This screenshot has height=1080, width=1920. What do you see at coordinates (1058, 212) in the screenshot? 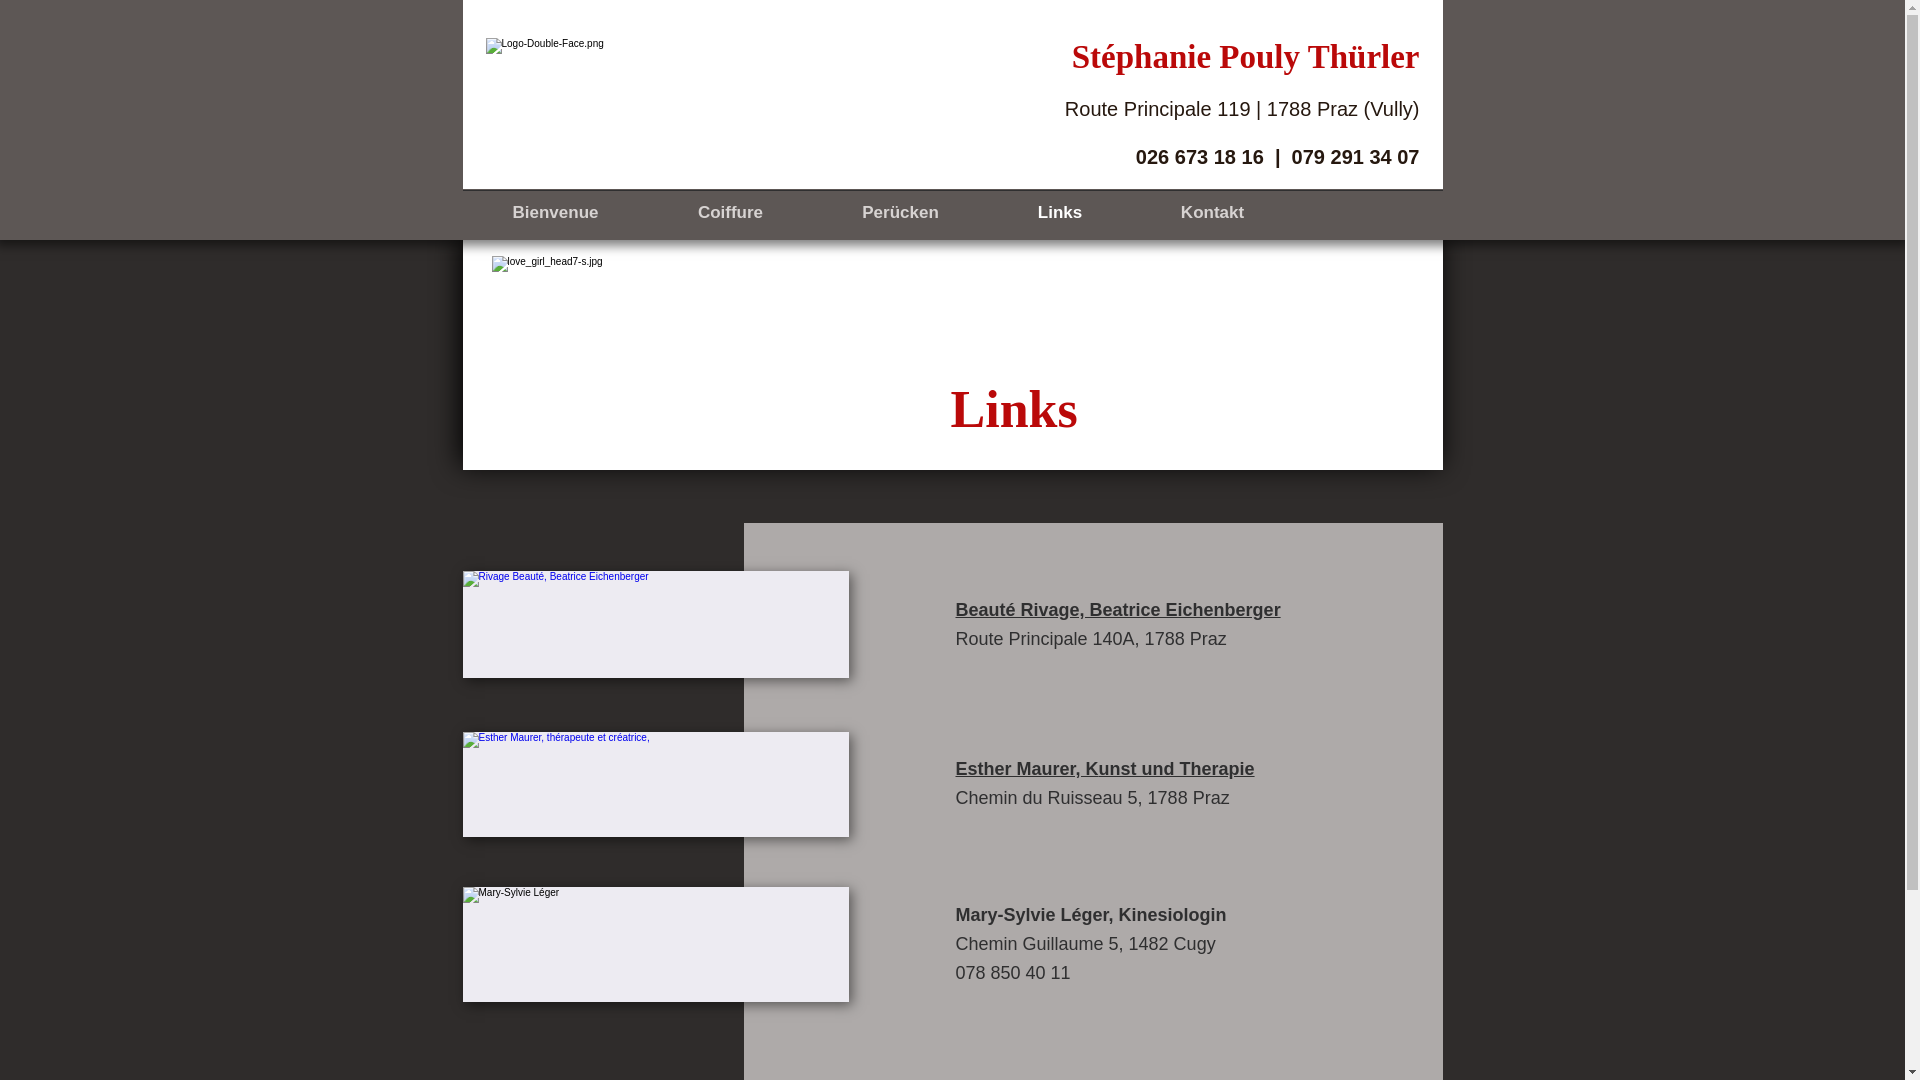
I see `'Links'` at bounding box center [1058, 212].